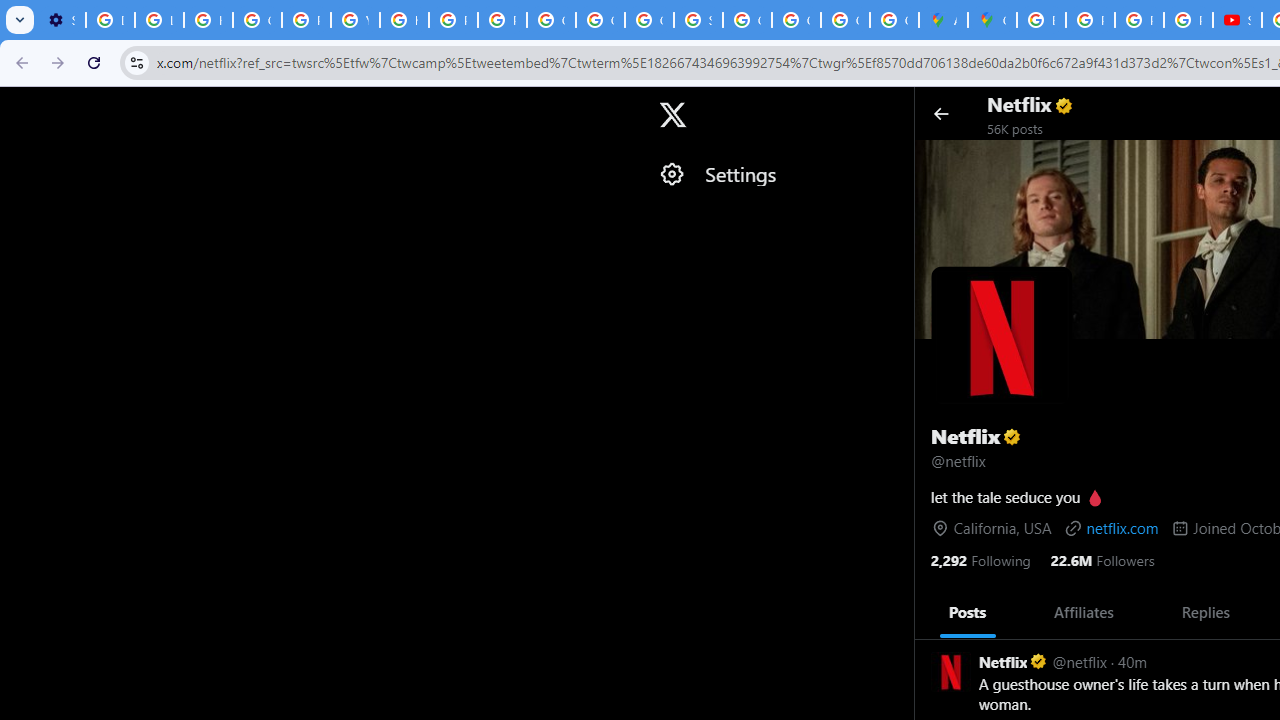 The width and height of the screenshot is (1280, 720). What do you see at coordinates (1101, 559) in the screenshot?
I see `'22.6M Followers'` at bounding box center [1101, 559].